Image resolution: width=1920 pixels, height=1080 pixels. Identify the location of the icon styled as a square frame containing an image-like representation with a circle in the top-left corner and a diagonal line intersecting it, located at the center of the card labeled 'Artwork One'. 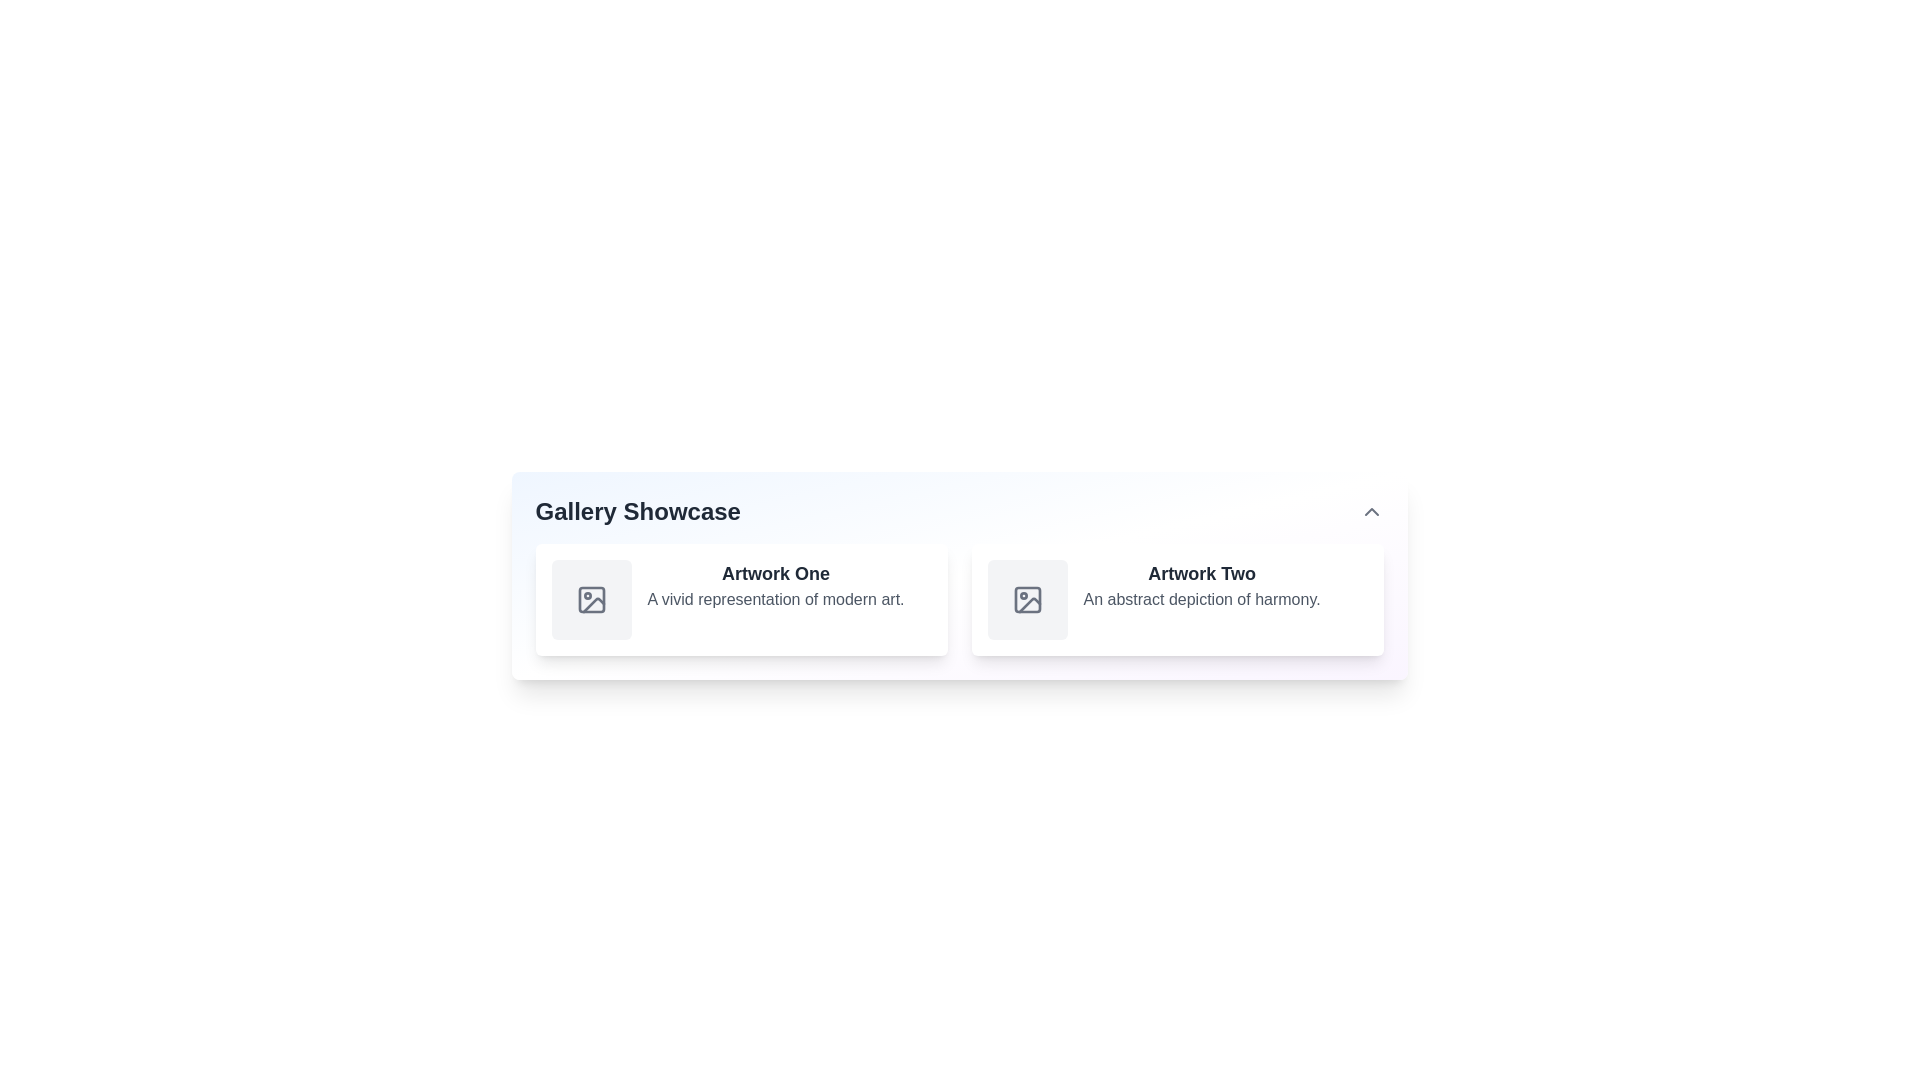
(590, 599).